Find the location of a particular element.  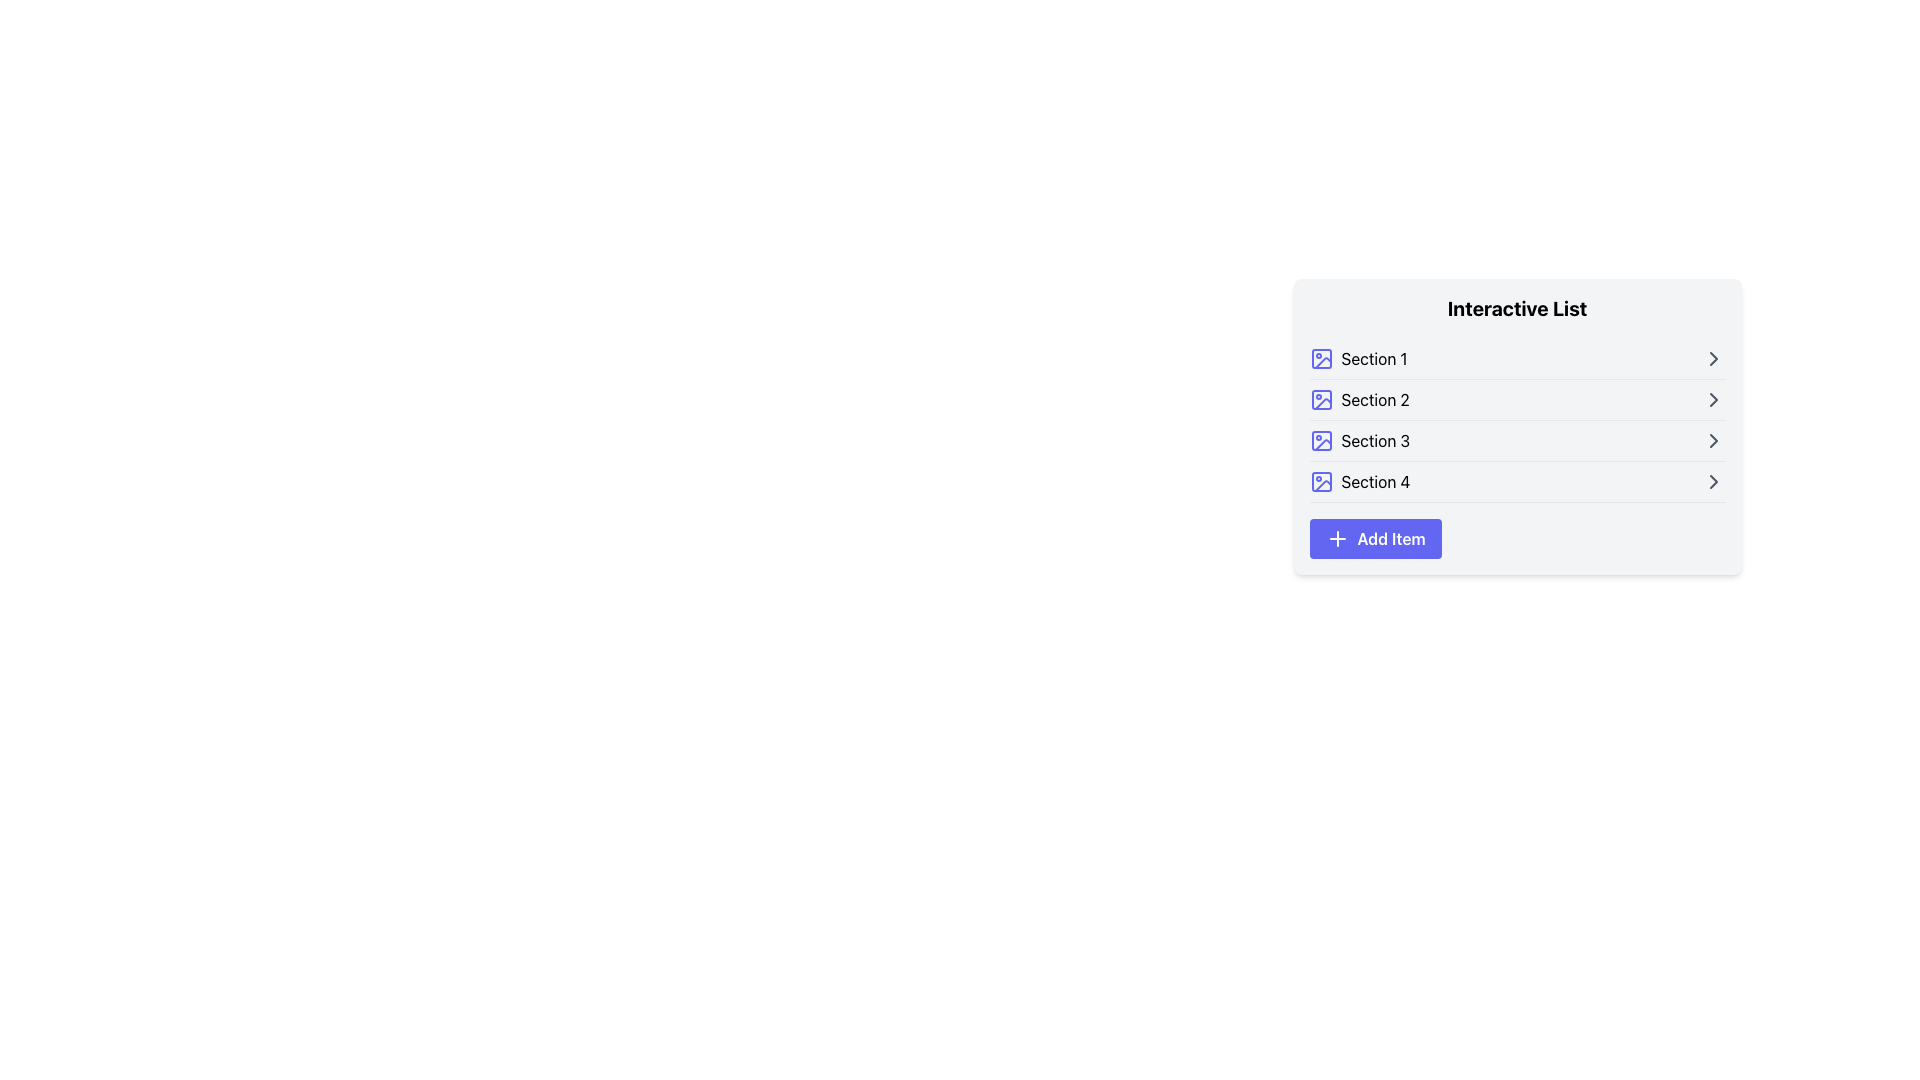

the graphical icon representing 'Section 1', located to the left of the text in a vertically stacked interactive list is located at coordinates (1321, 357).